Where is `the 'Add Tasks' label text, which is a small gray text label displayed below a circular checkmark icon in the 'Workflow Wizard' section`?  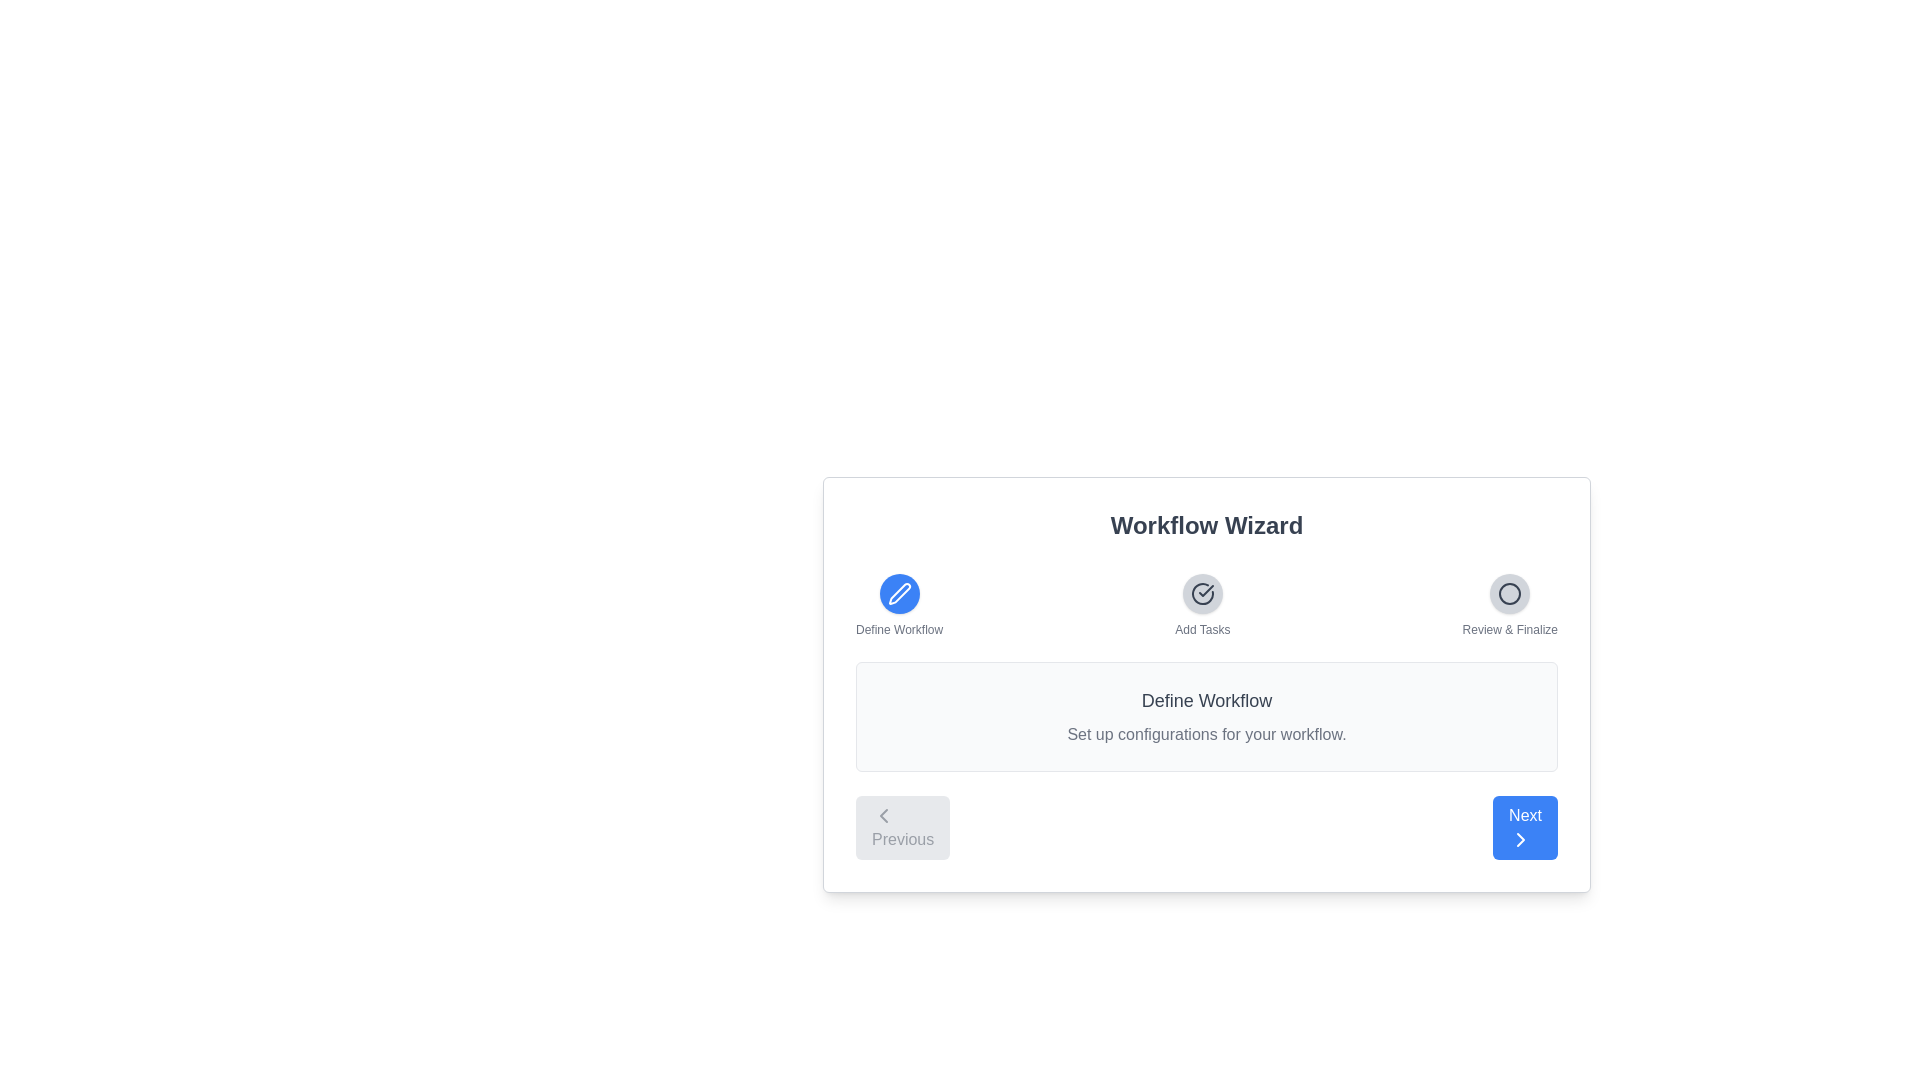
the 'Add Tasks' label text, which is a small gray text label displayed below a circular checkmark icon in the 'Workflow Wizard' section is located at coordinates (1201, 628).